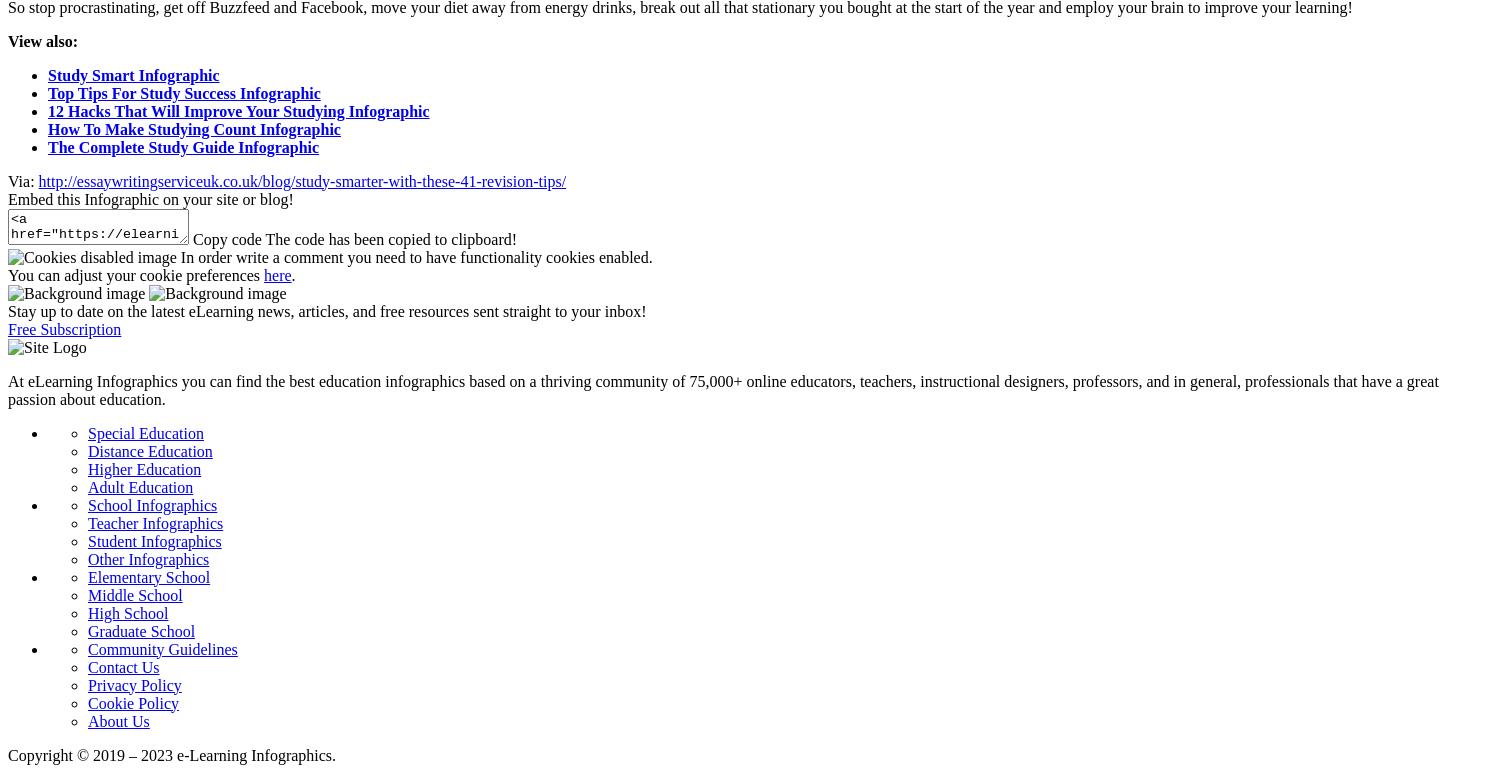  I want to click on 'View also:', so click(44, 39).